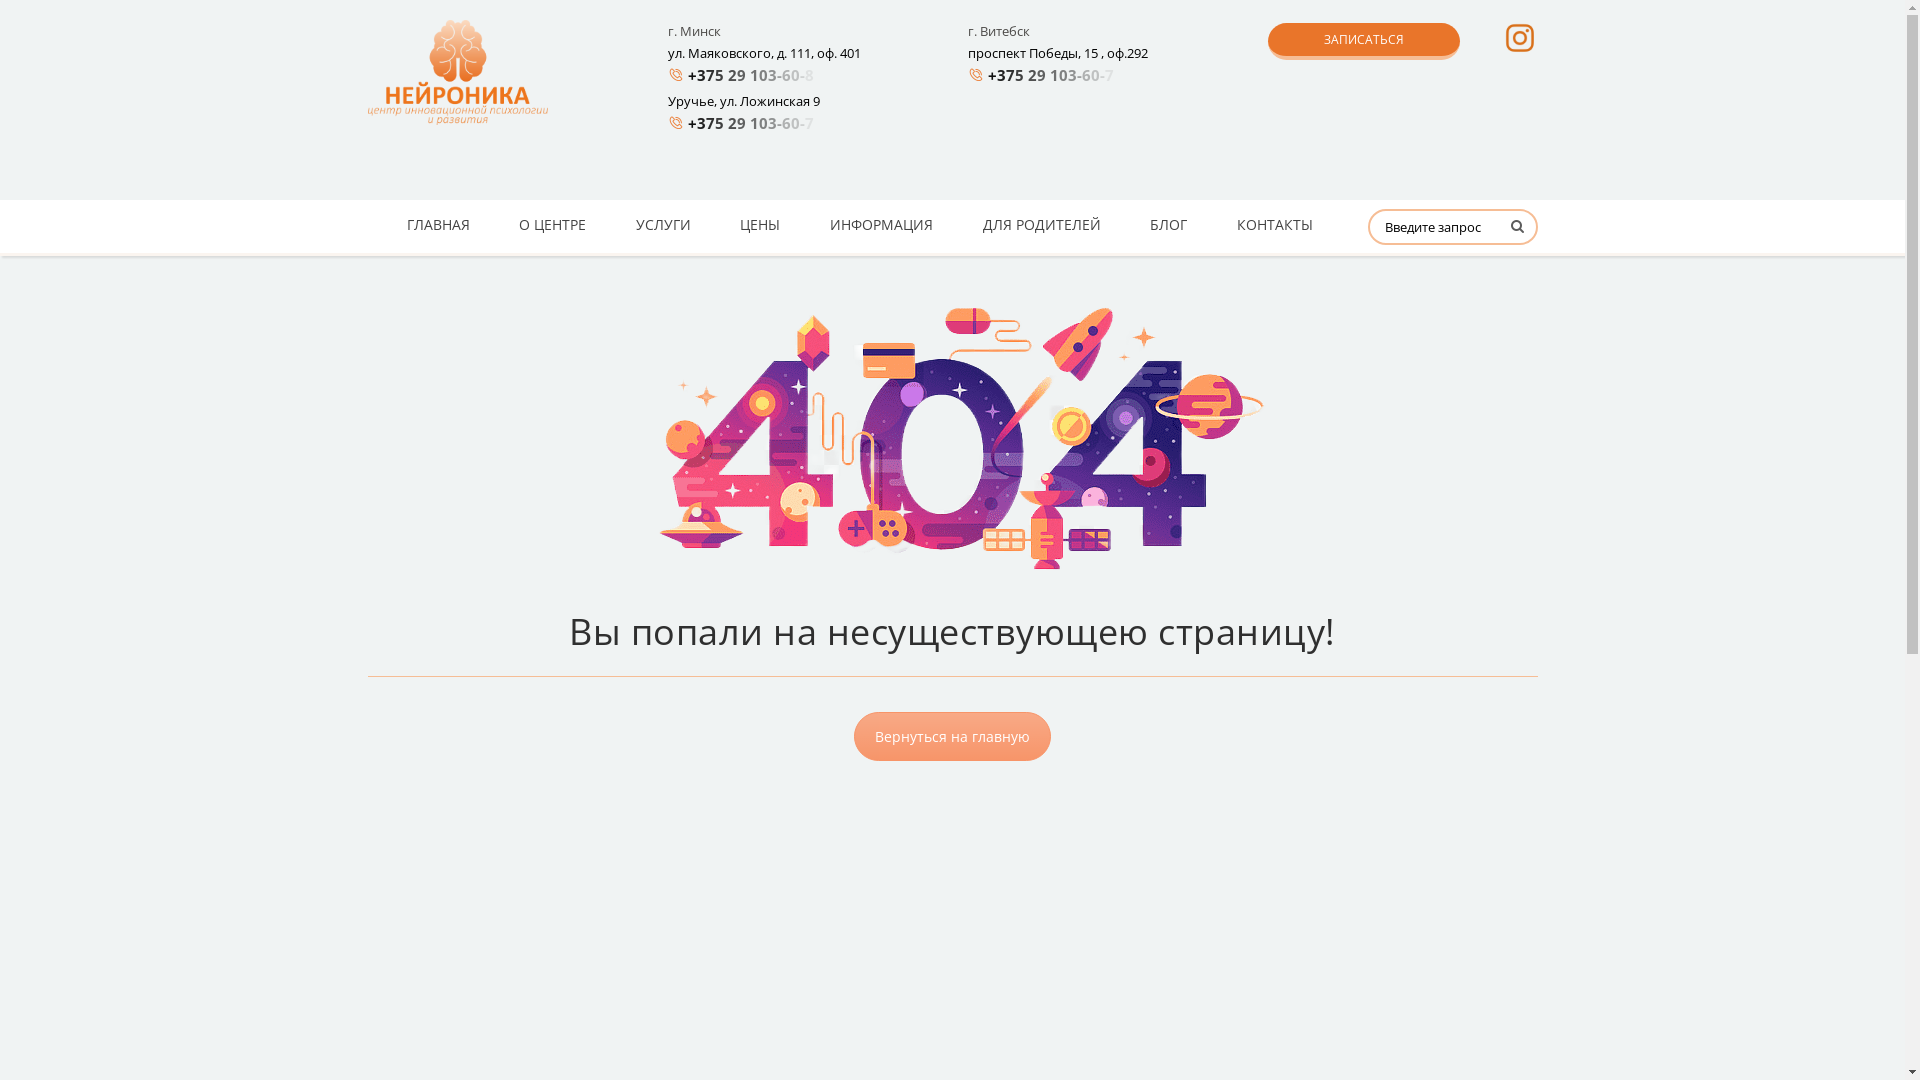 Image resolution: width=1920 pixels, height=1080 pixels. What do you see at coordinates (754, 123) in the screenshot?
I see `'+375 29 103-60-7'` at bounding box center [754, 123].